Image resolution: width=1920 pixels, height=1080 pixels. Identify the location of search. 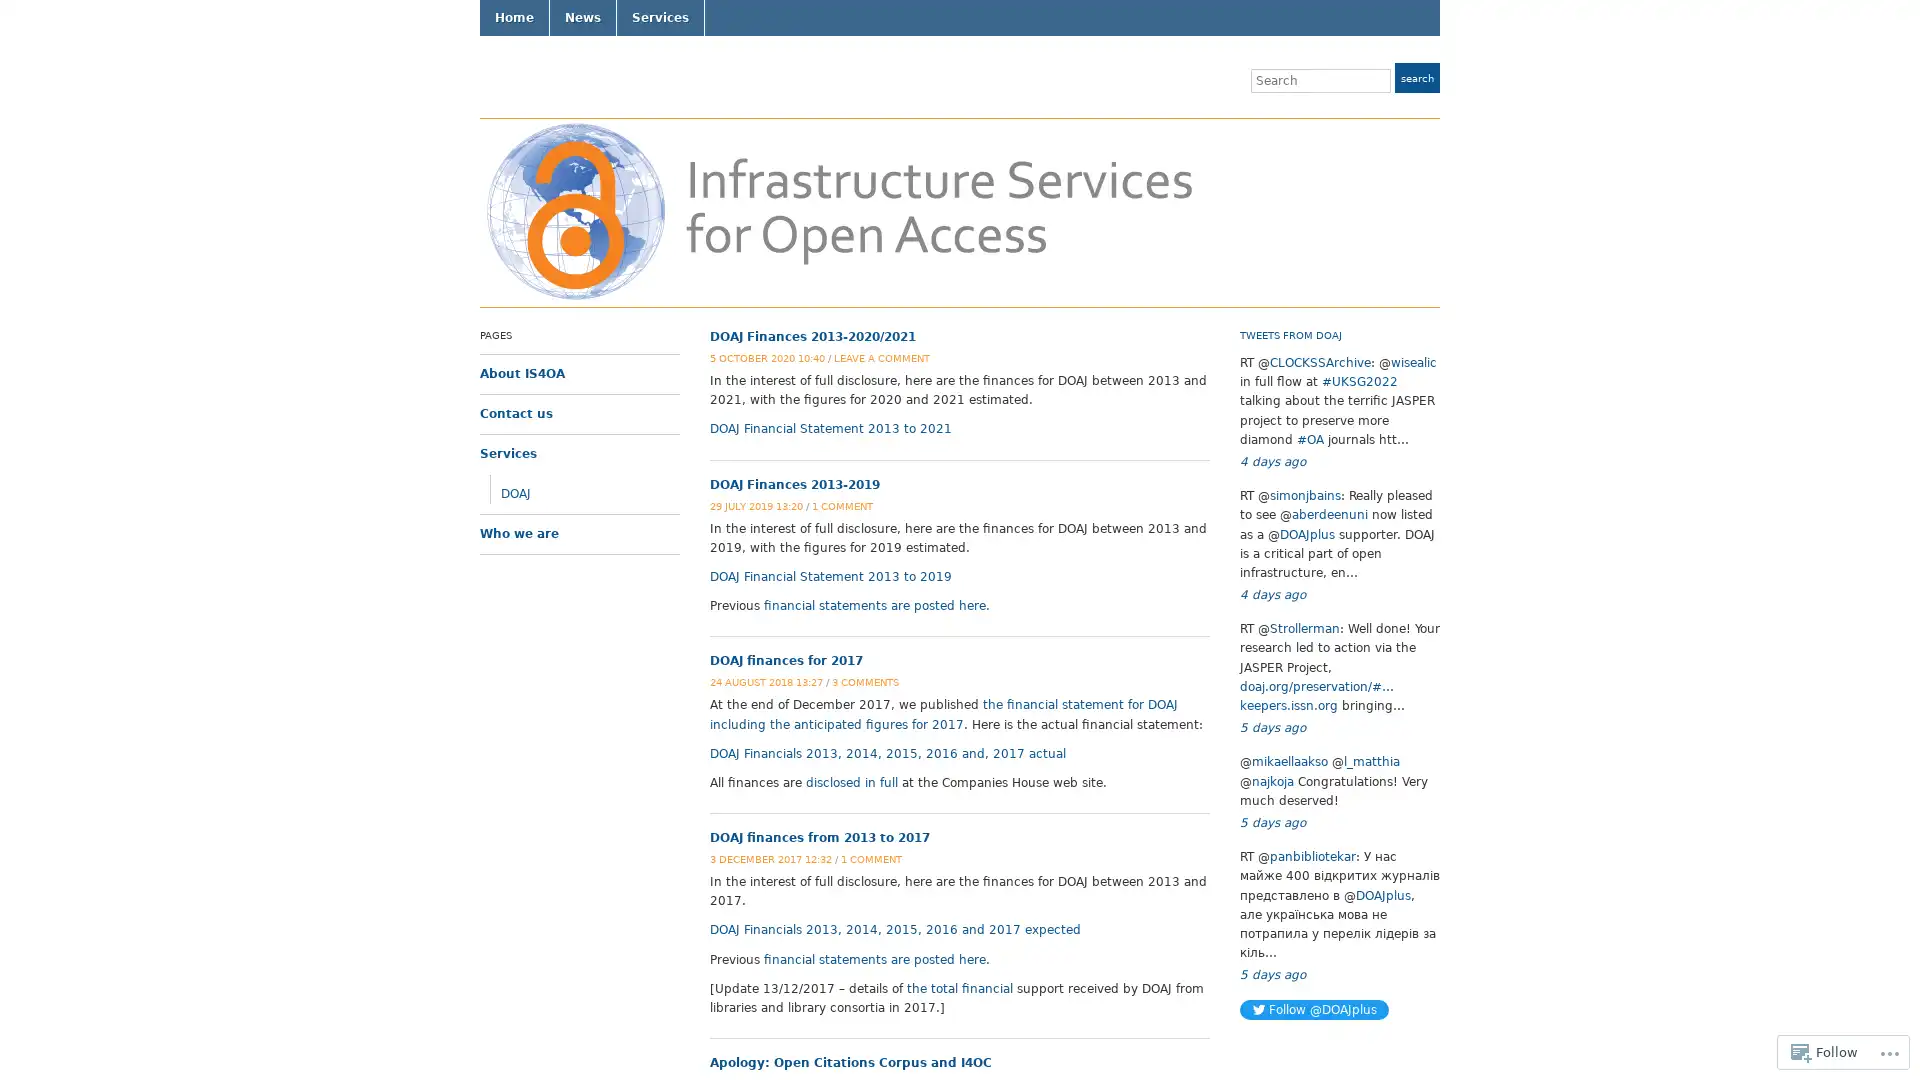
(1416, 76).